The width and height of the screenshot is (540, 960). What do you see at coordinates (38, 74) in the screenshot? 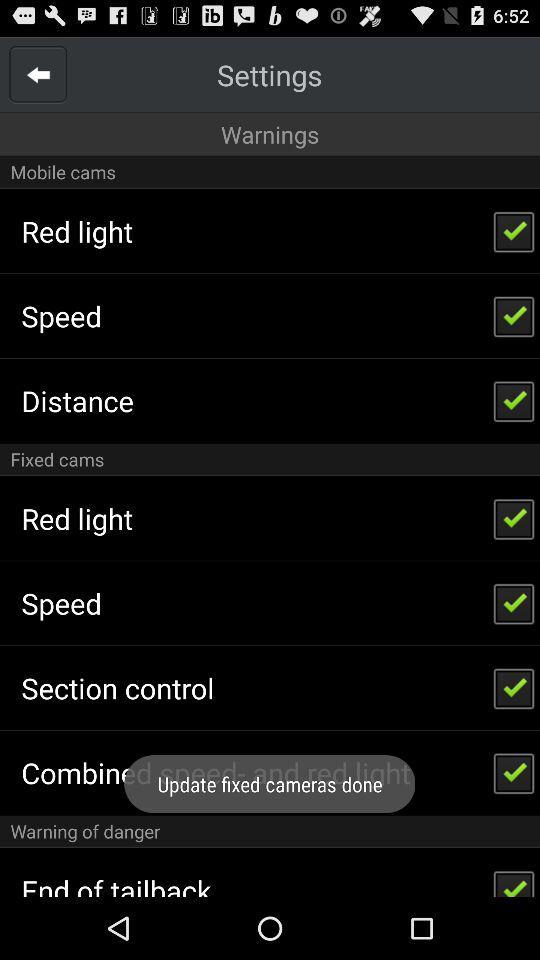
I see `go back` at bounding box center [38, 74].